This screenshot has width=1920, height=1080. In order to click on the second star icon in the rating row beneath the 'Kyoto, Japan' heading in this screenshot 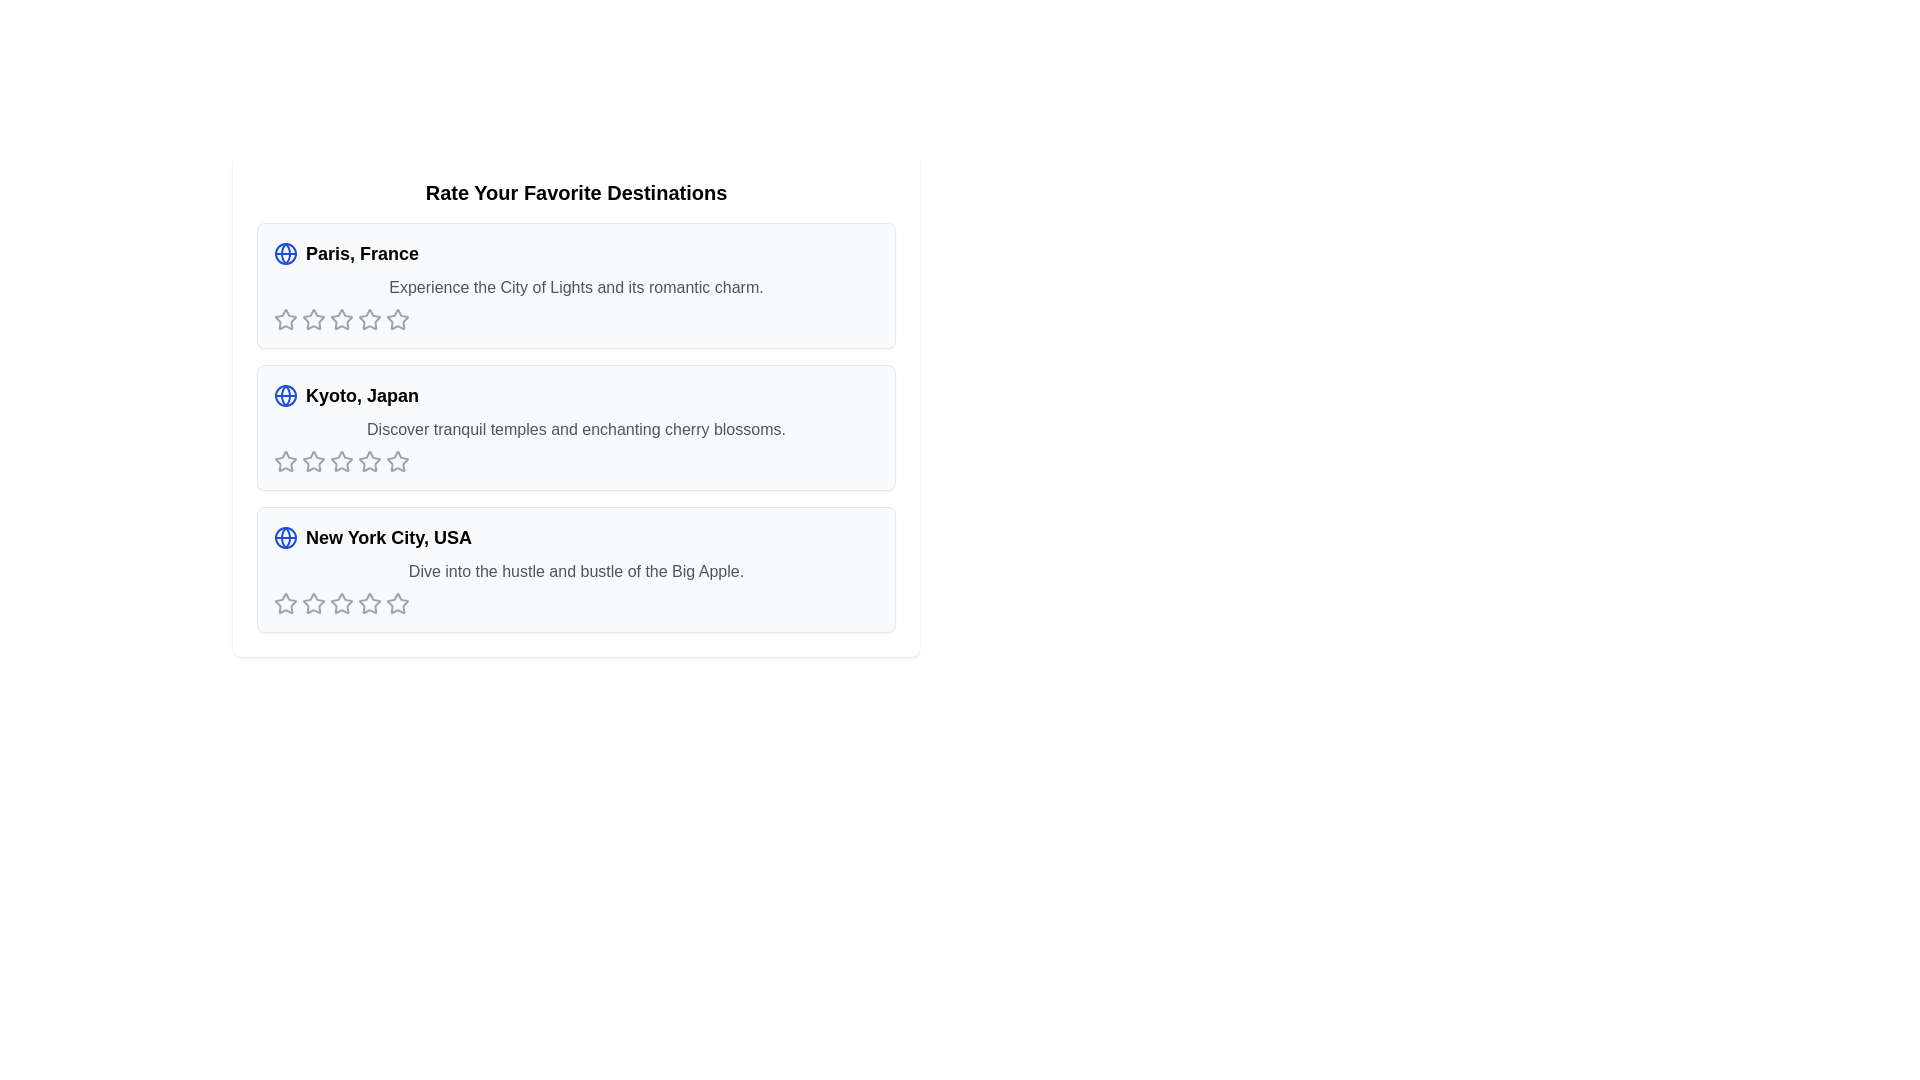, I will do `click(341, 461)`.